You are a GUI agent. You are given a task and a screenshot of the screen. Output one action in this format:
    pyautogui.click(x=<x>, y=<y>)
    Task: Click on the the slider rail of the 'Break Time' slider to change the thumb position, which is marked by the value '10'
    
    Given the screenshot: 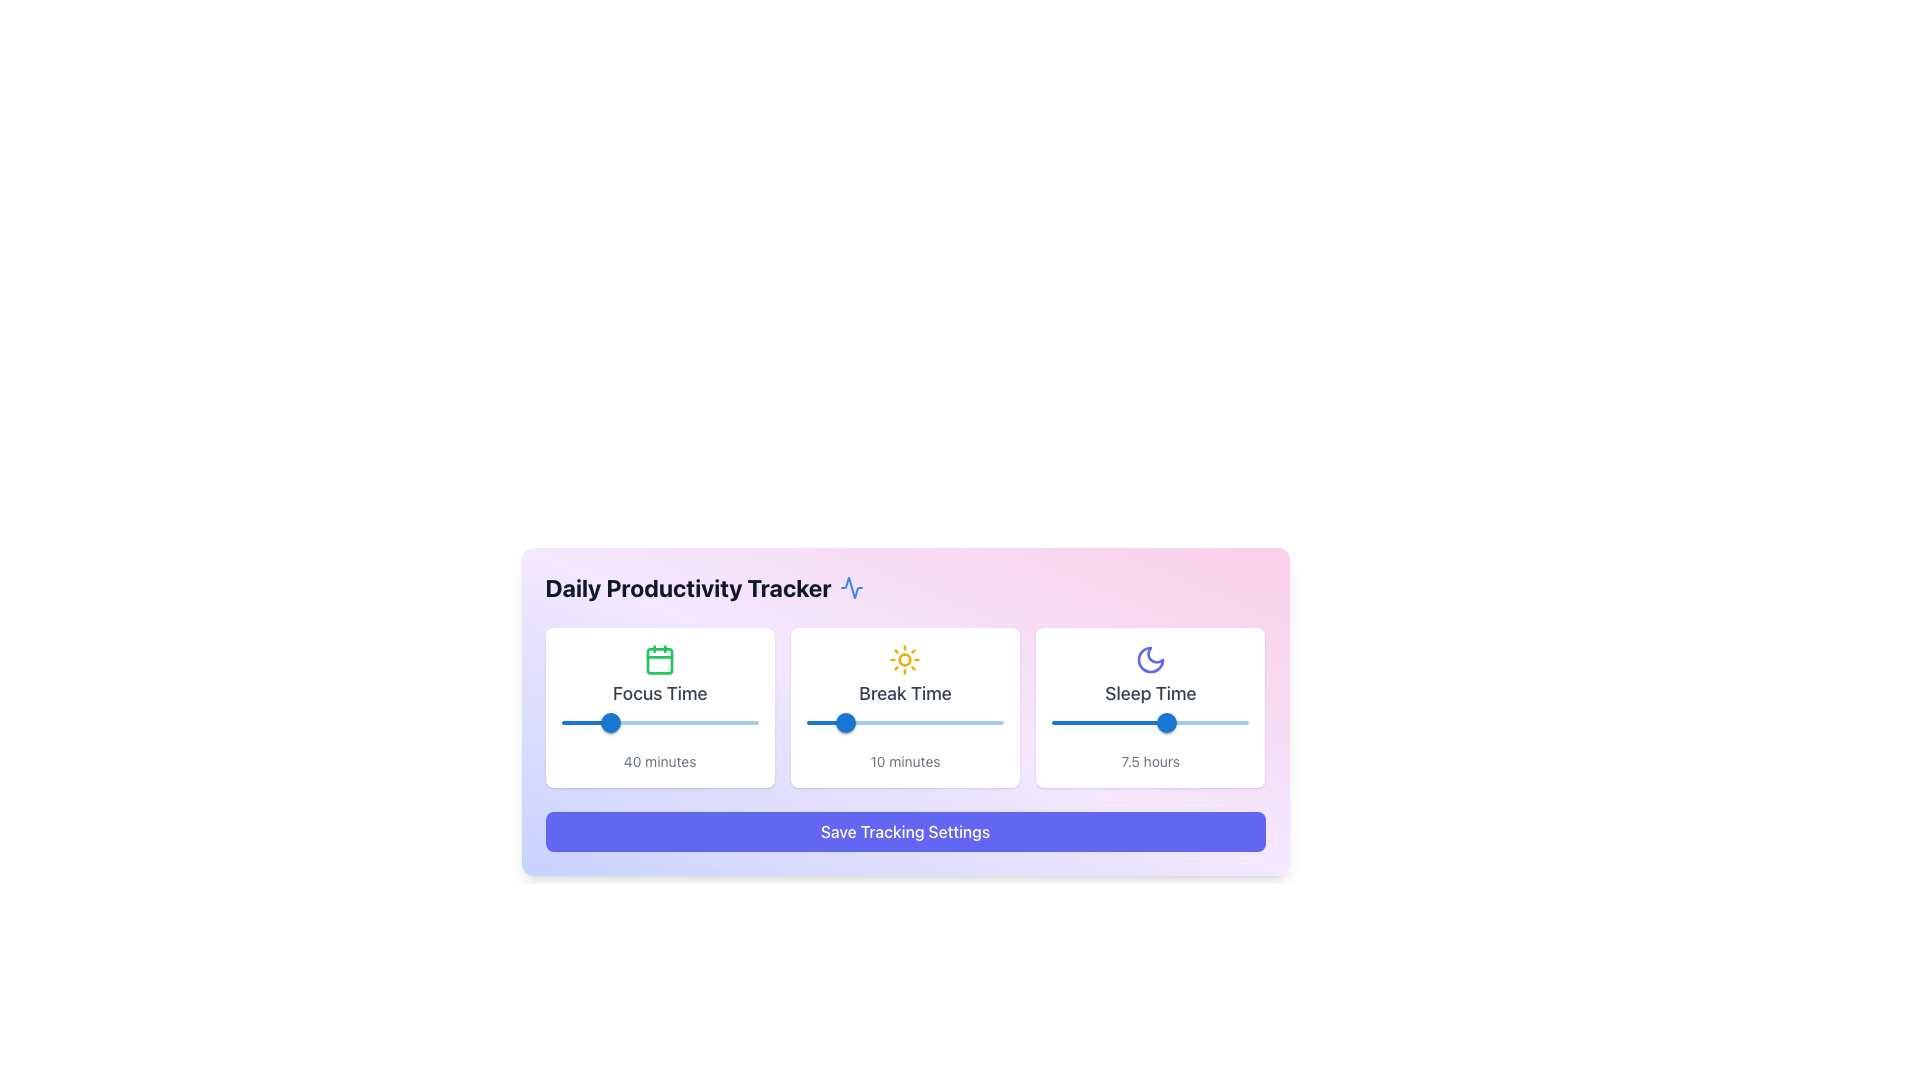 What is the action you would take?
    pyautogui.click(x=904, y=722)
    